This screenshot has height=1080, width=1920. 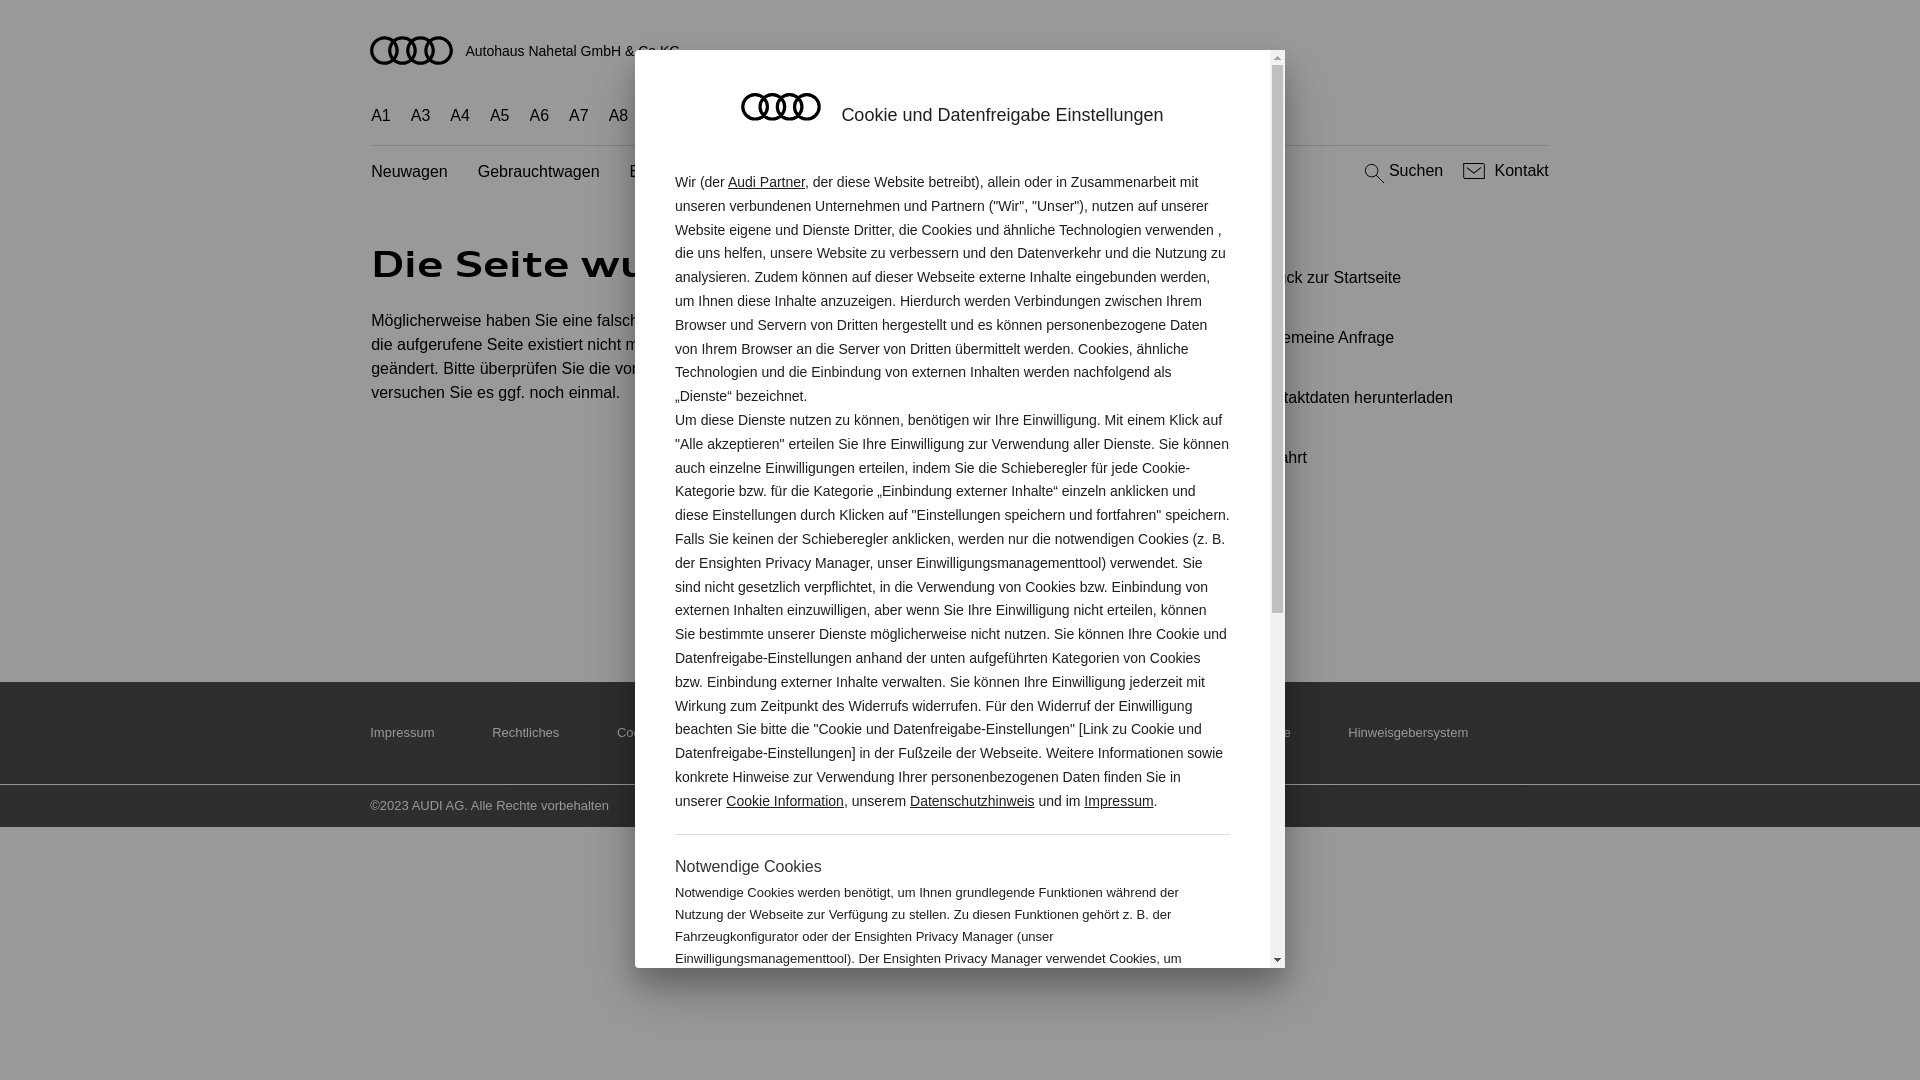 What do you see at coordinates (700, 115) in the screenshot?
I see `'Q3'` at bounding box center [700, 115].